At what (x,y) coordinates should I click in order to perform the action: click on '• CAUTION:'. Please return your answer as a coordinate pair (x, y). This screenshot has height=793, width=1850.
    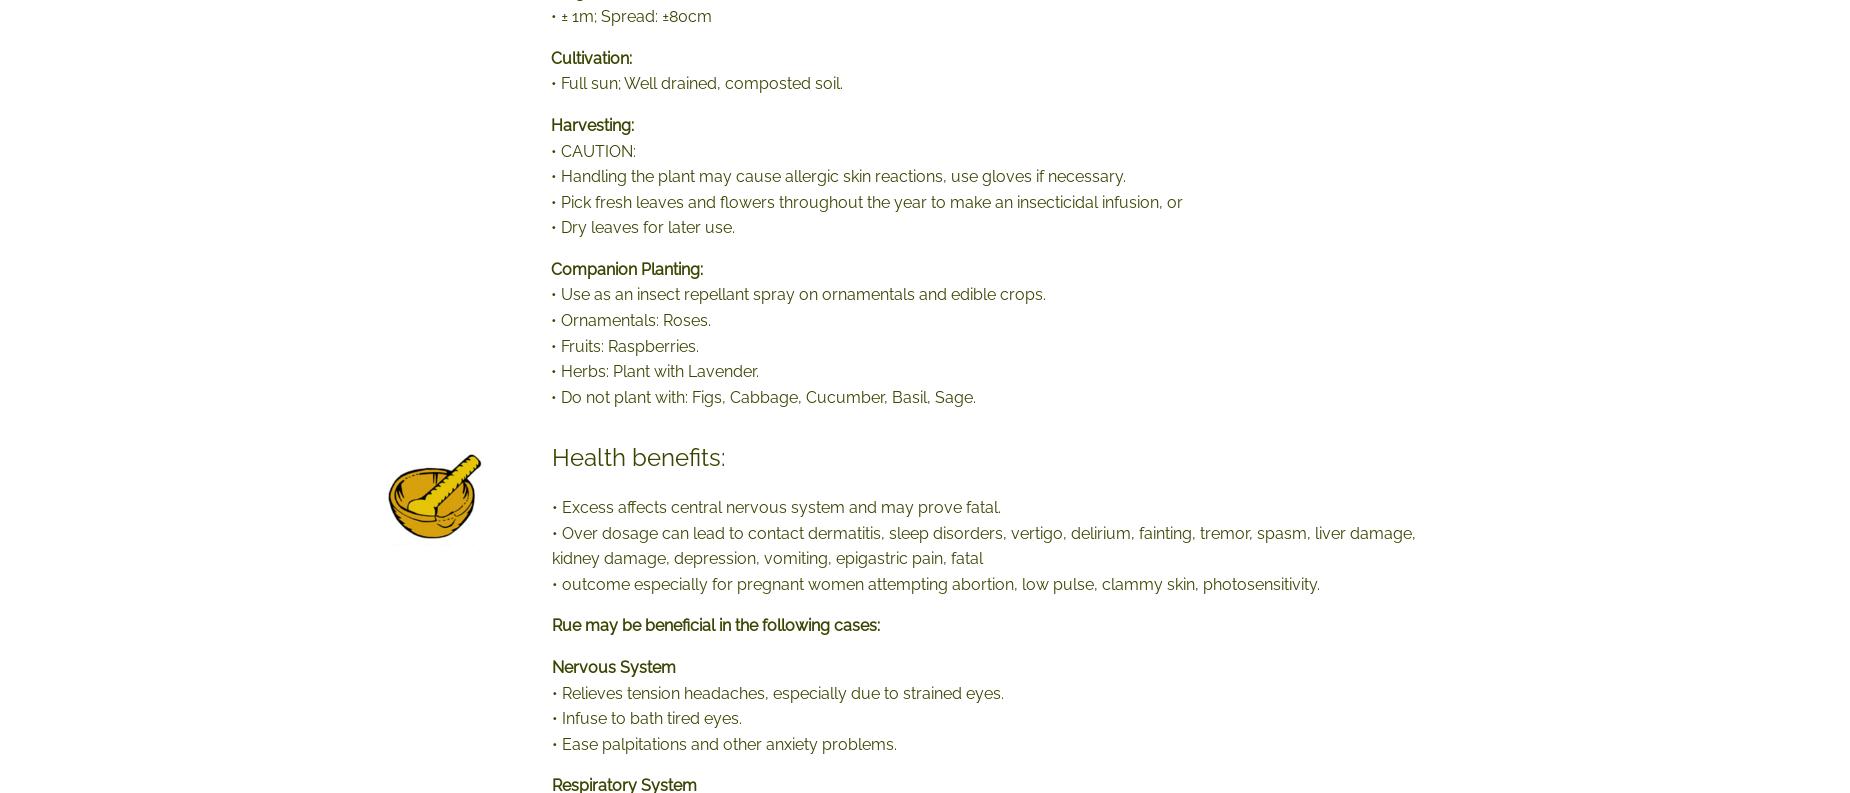
    Looking at the image, I should click on (593, 150).